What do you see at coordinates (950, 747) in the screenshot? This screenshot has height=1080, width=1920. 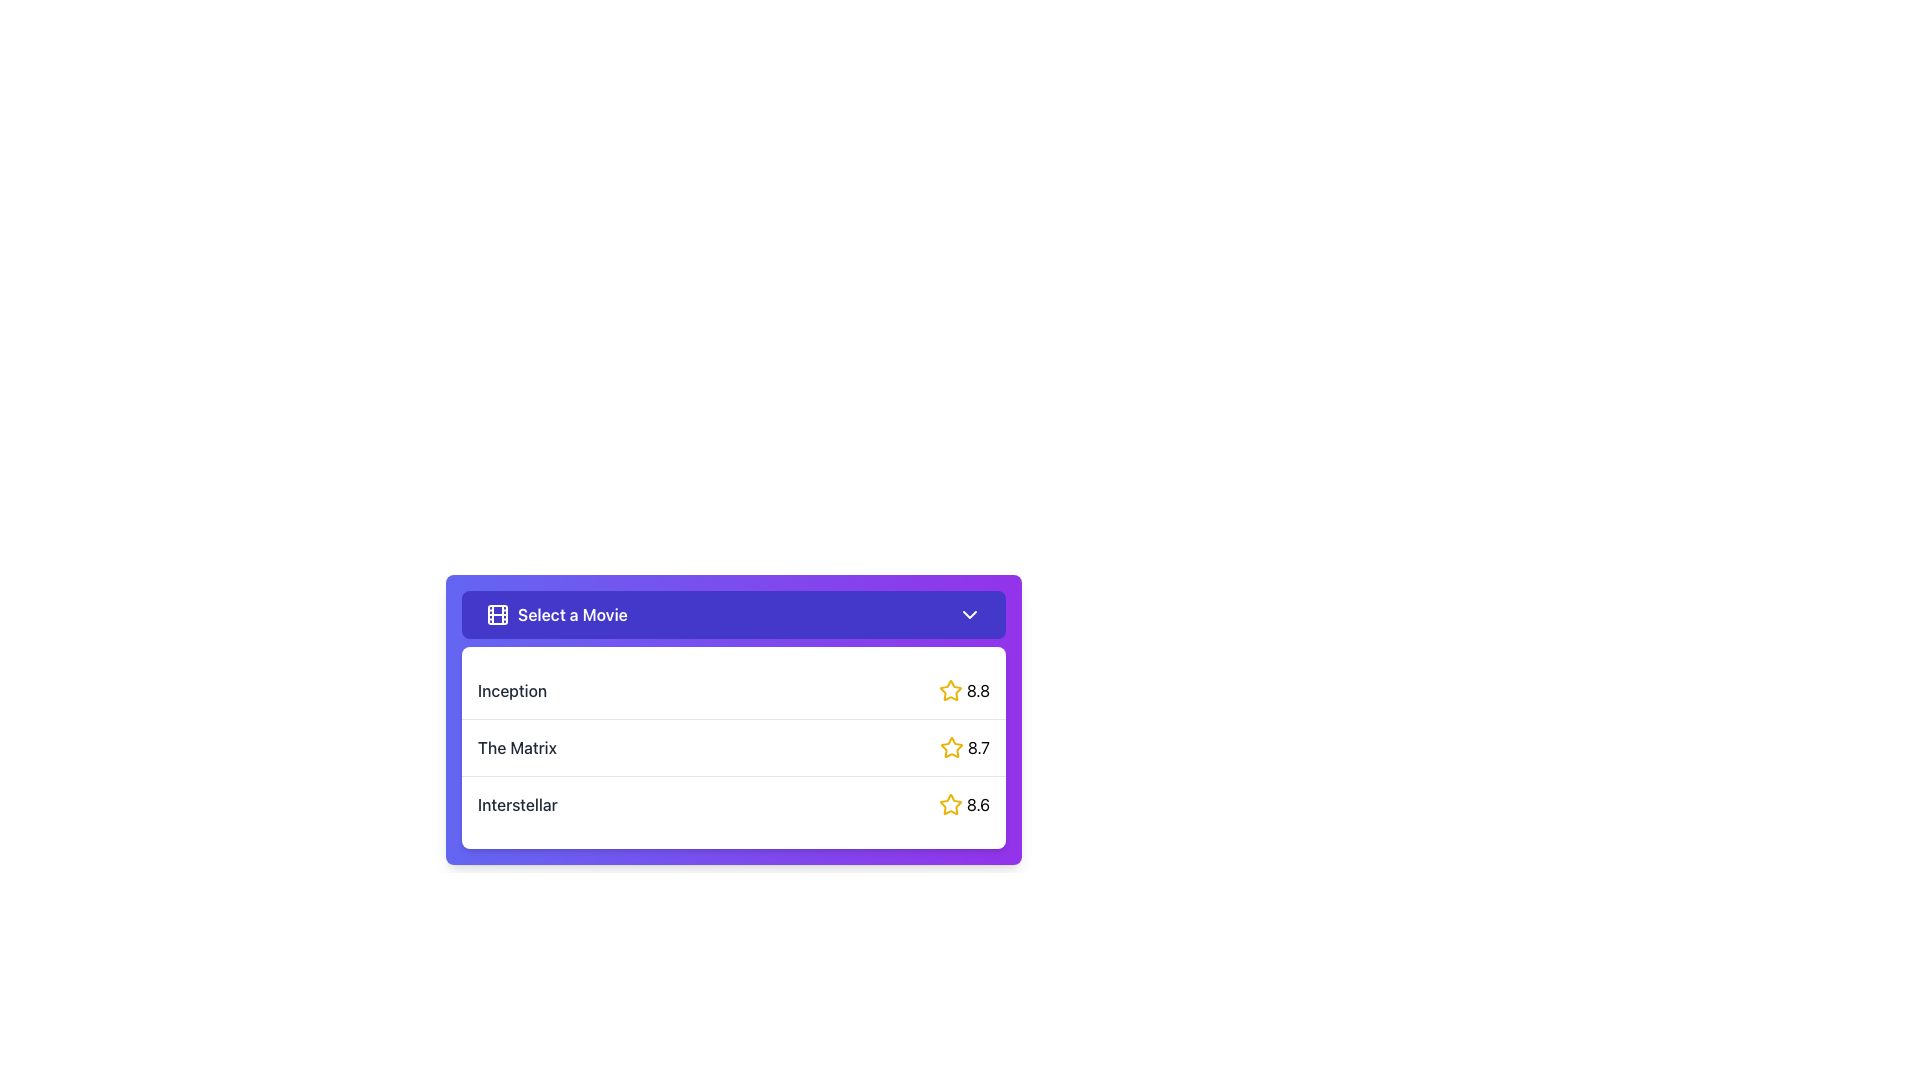 I see `the rating icon for 'The Matrix' movie option, which is located near the right side of the row adjacent to the displayed rating score '8.7'` at bounding box center [950, 747].